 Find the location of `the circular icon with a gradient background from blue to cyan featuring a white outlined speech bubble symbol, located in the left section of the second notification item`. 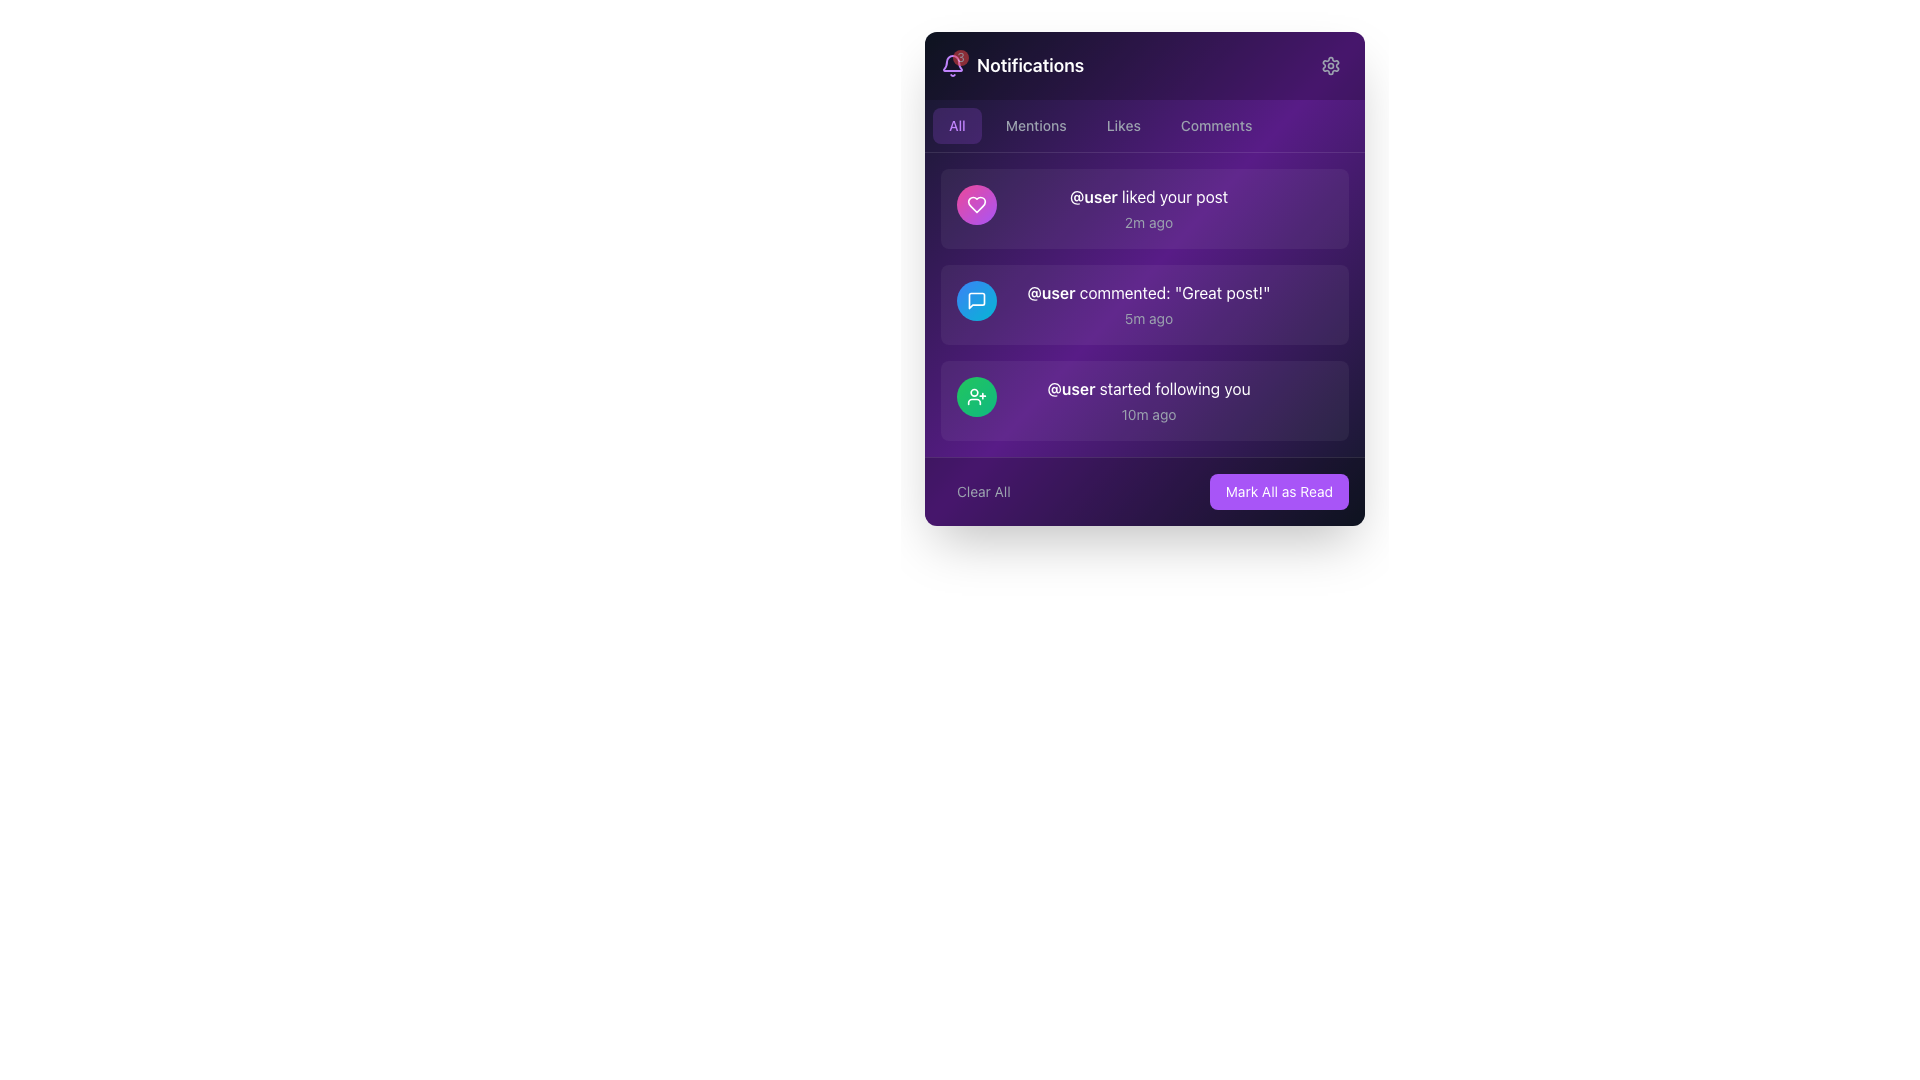

the circular icon with a gradient background from blue to cyan featuring a white outlined speech bubble symbol, located in the left section of the second notification item is located at coordinates (977, 300).